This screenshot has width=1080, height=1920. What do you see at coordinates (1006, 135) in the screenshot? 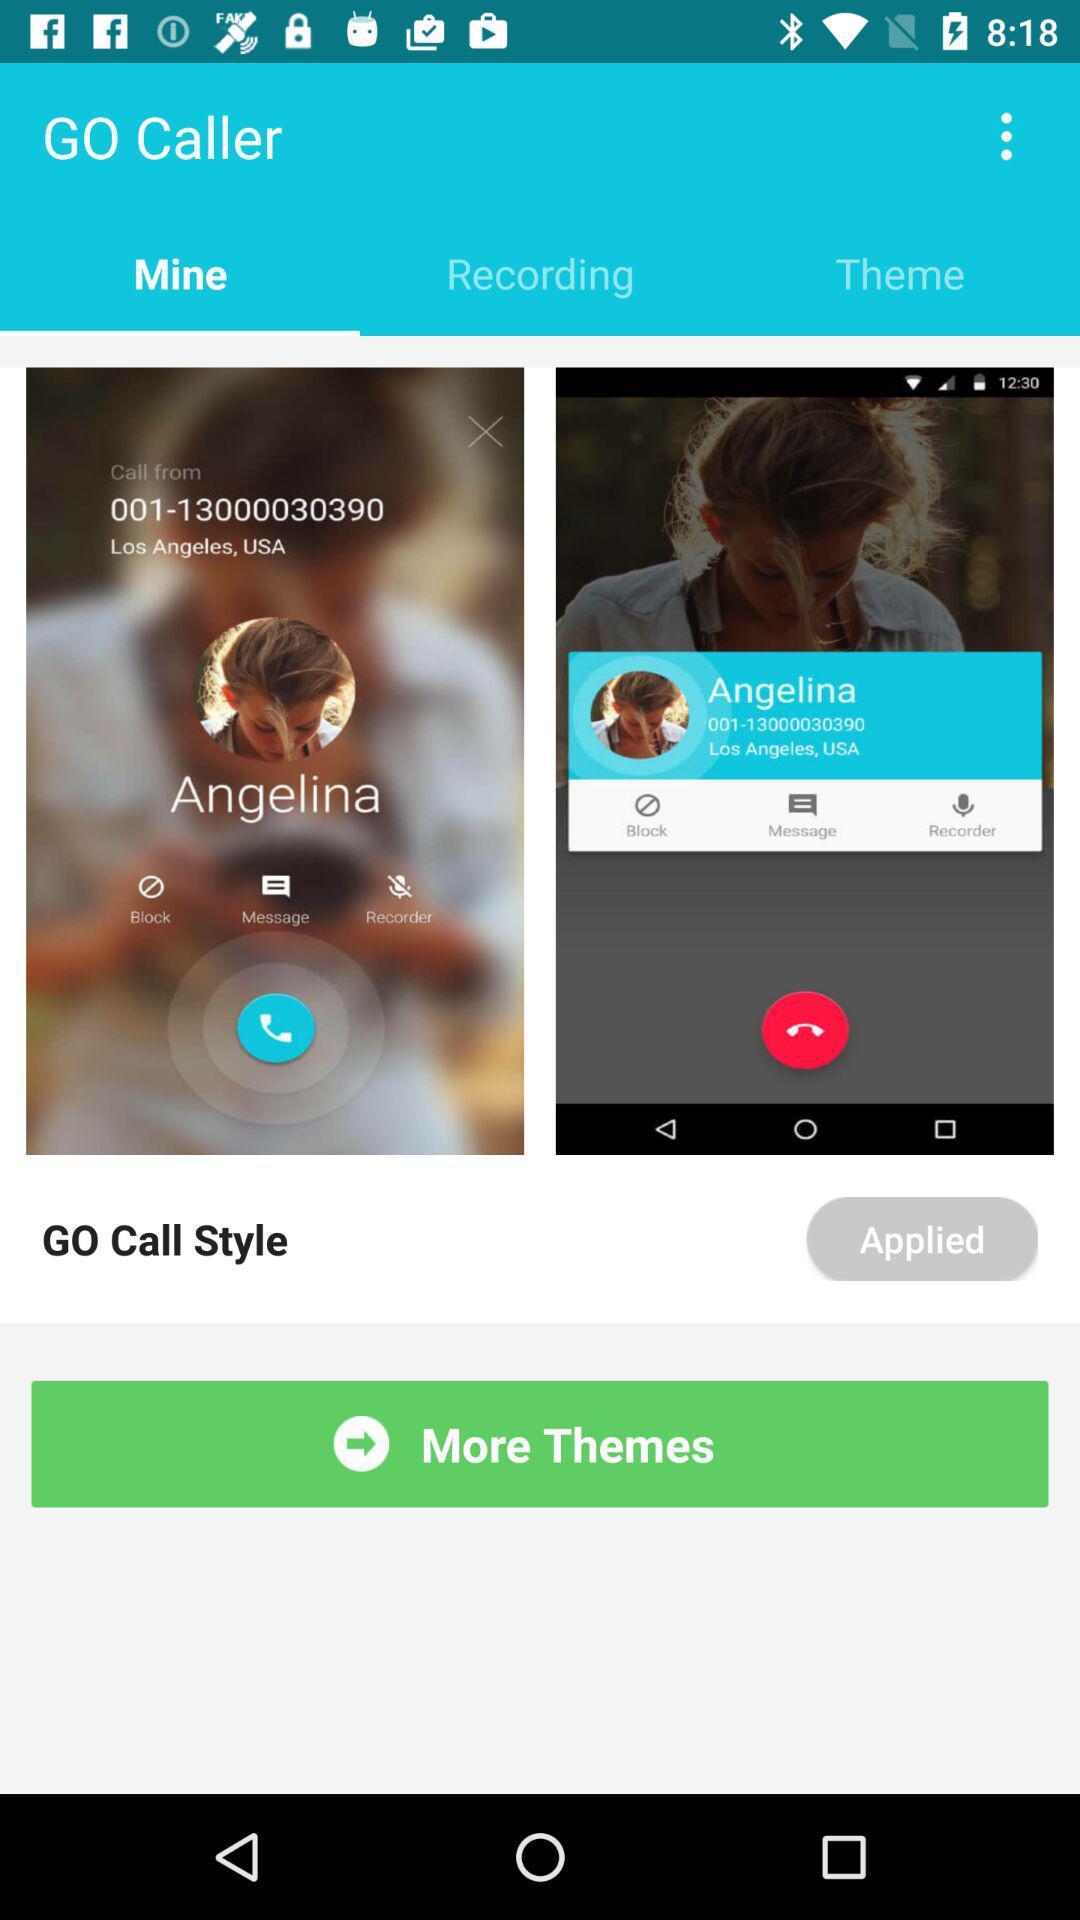
I see `an option setting` at bounding box center [1006, 135].